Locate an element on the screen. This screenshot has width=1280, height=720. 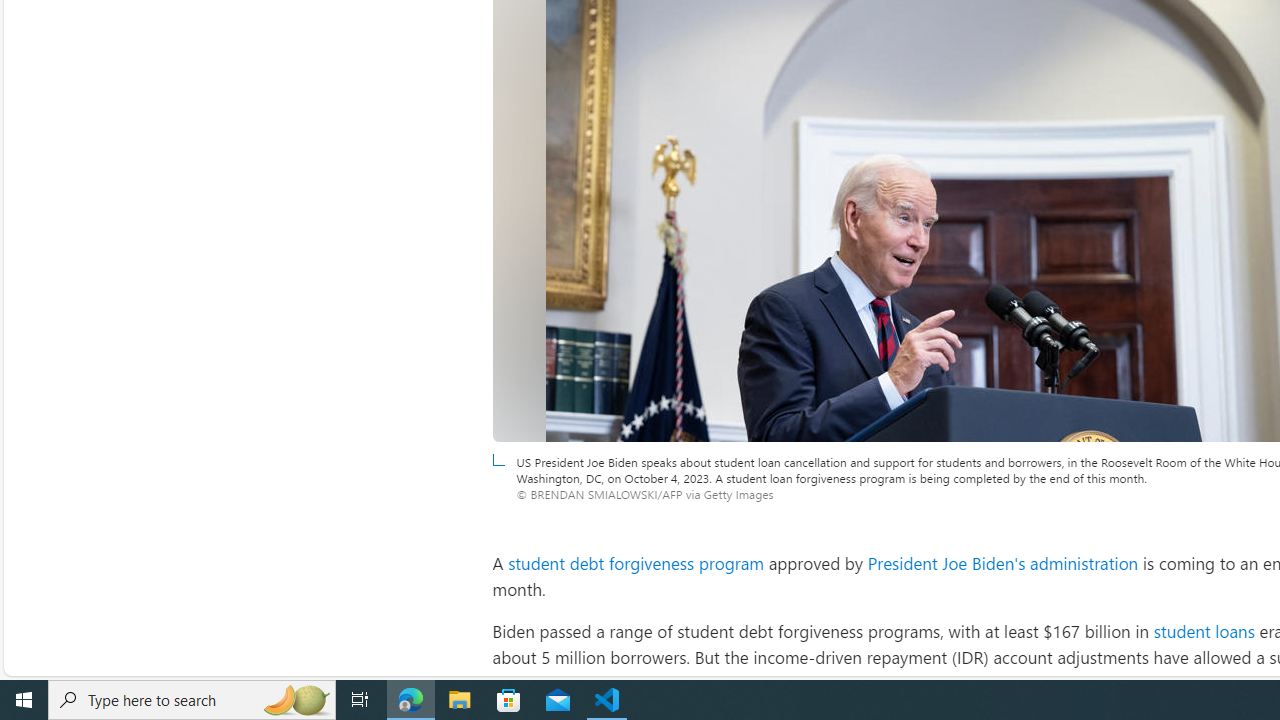
'student loans' is located at coordinates (1202, 631).